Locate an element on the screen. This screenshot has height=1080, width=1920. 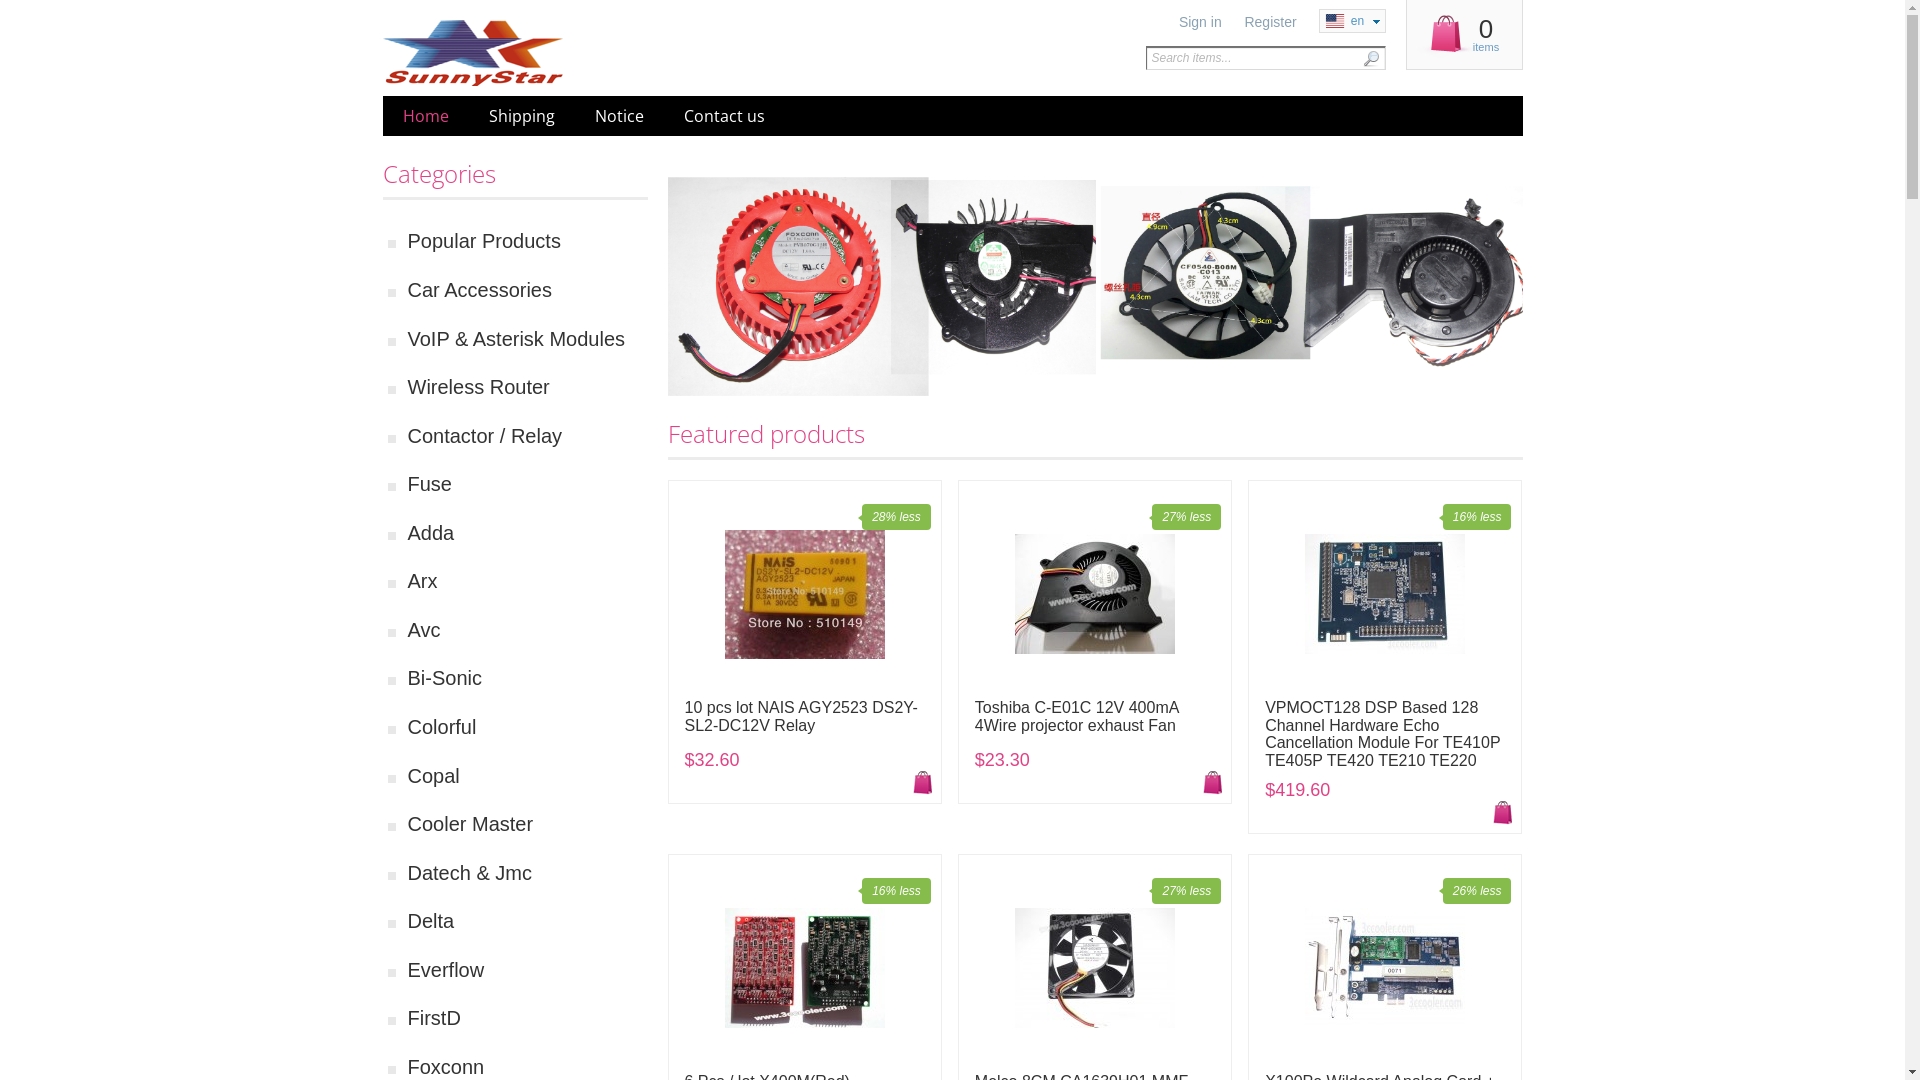
'Contactor / Relay' is located at coordinates (528, 435).